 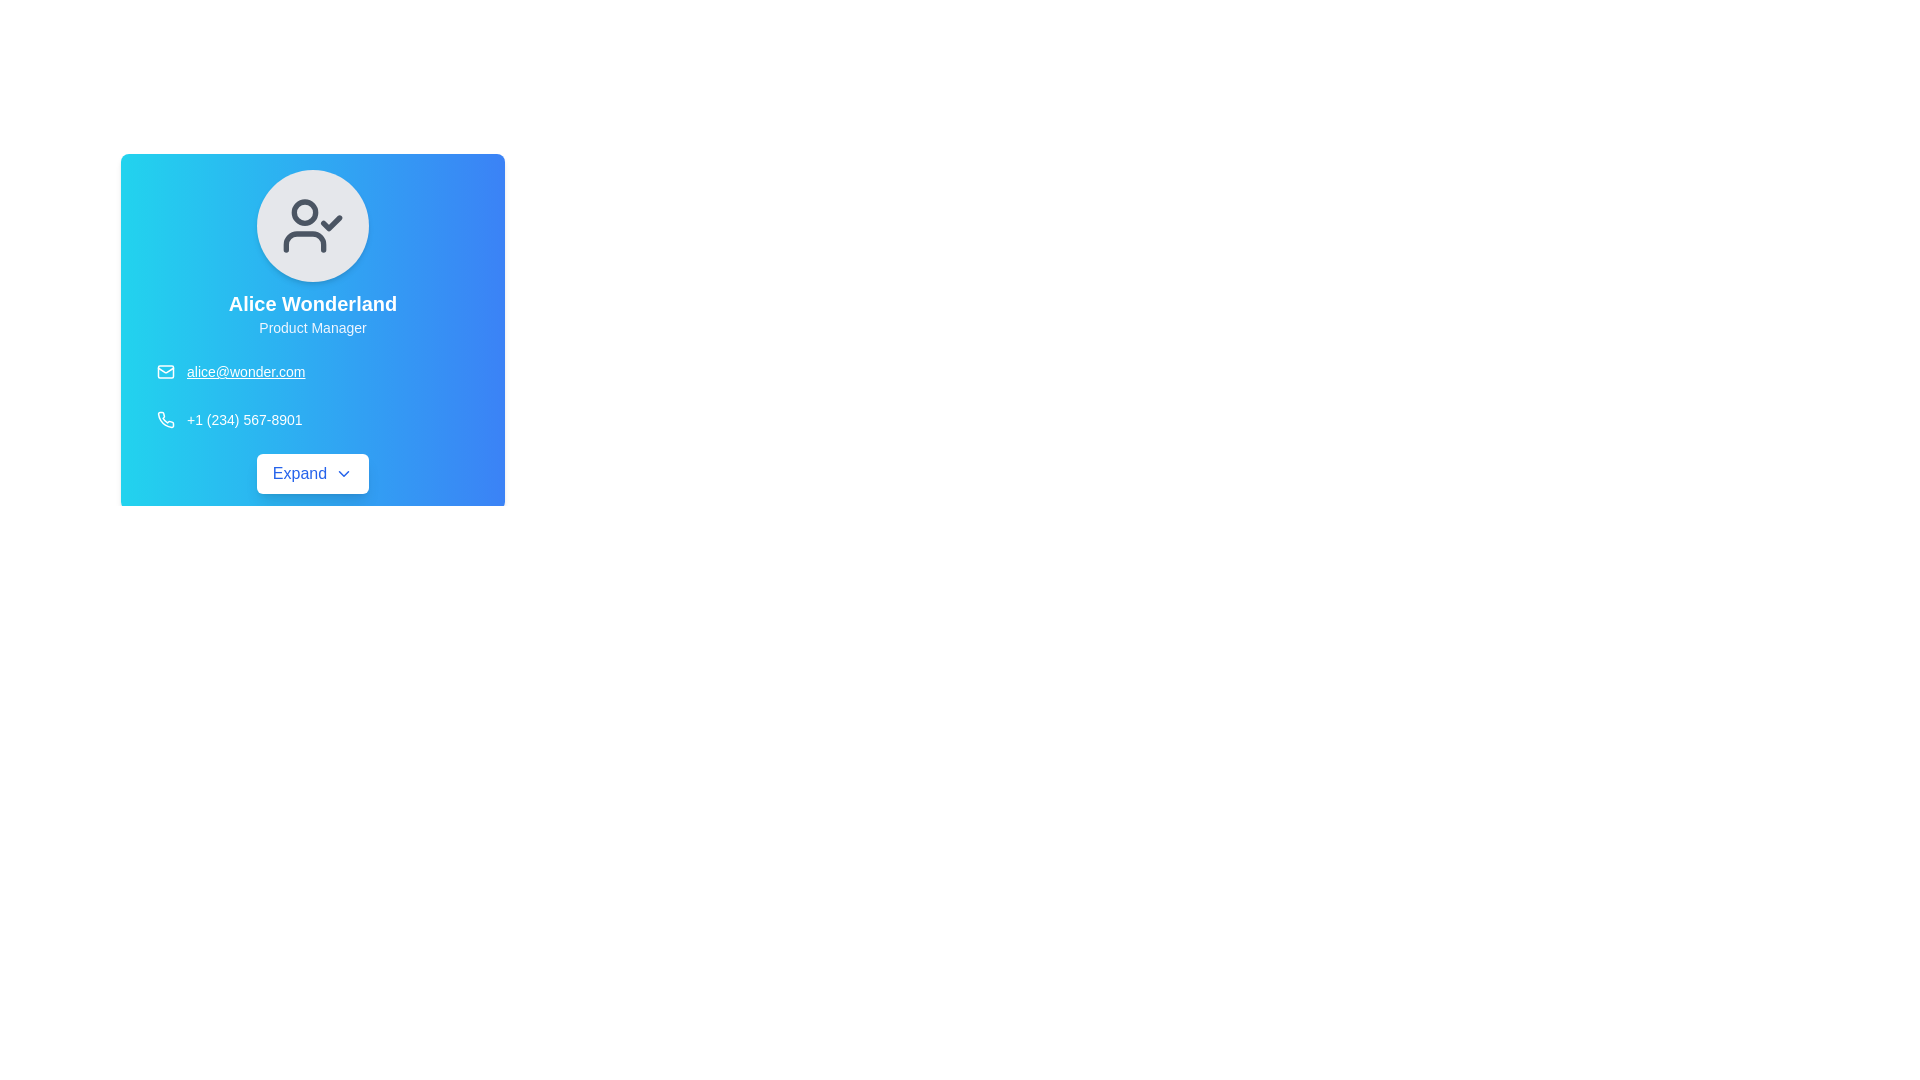 What do you see at coordinates (245, 371) in the screenshot?
I see `the email hyperlink located to the right of the mail icon and above the phone number` at bounding box center [245, 371].